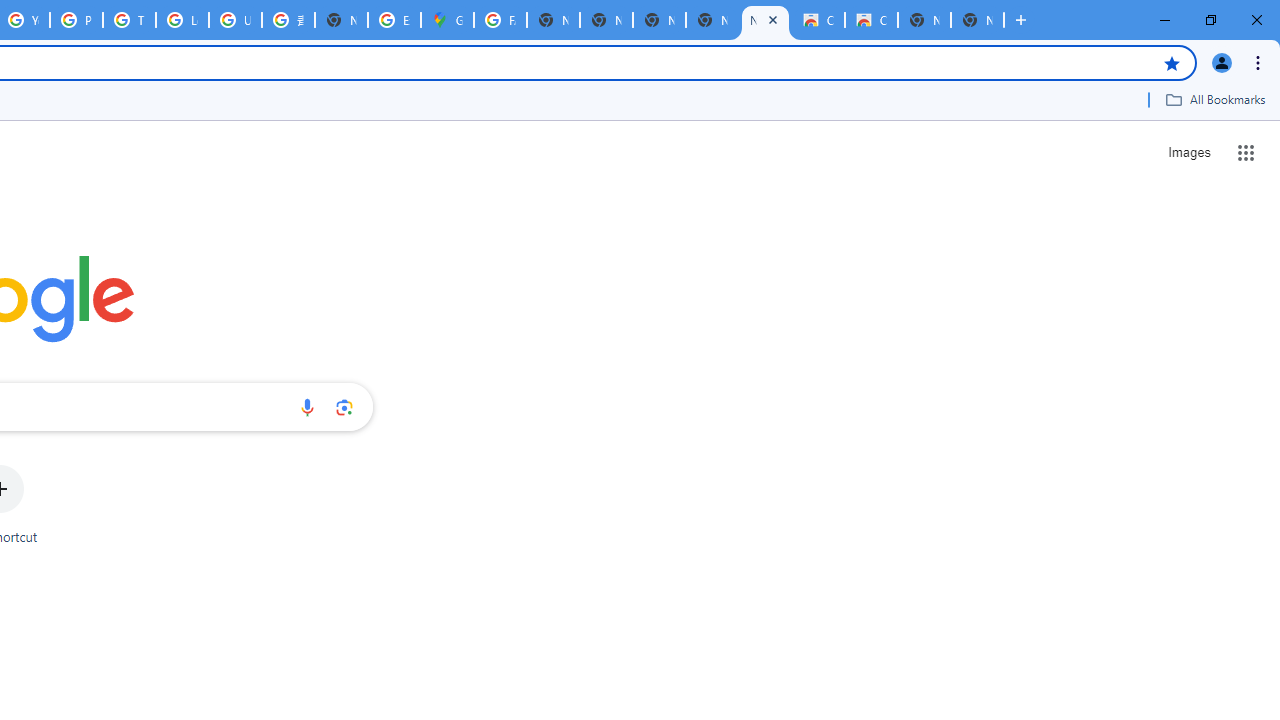  Describe the element at coordinates (818, 20) in the screenshot. I see `'Classic Blue - Chrome Web Store'` at that location.